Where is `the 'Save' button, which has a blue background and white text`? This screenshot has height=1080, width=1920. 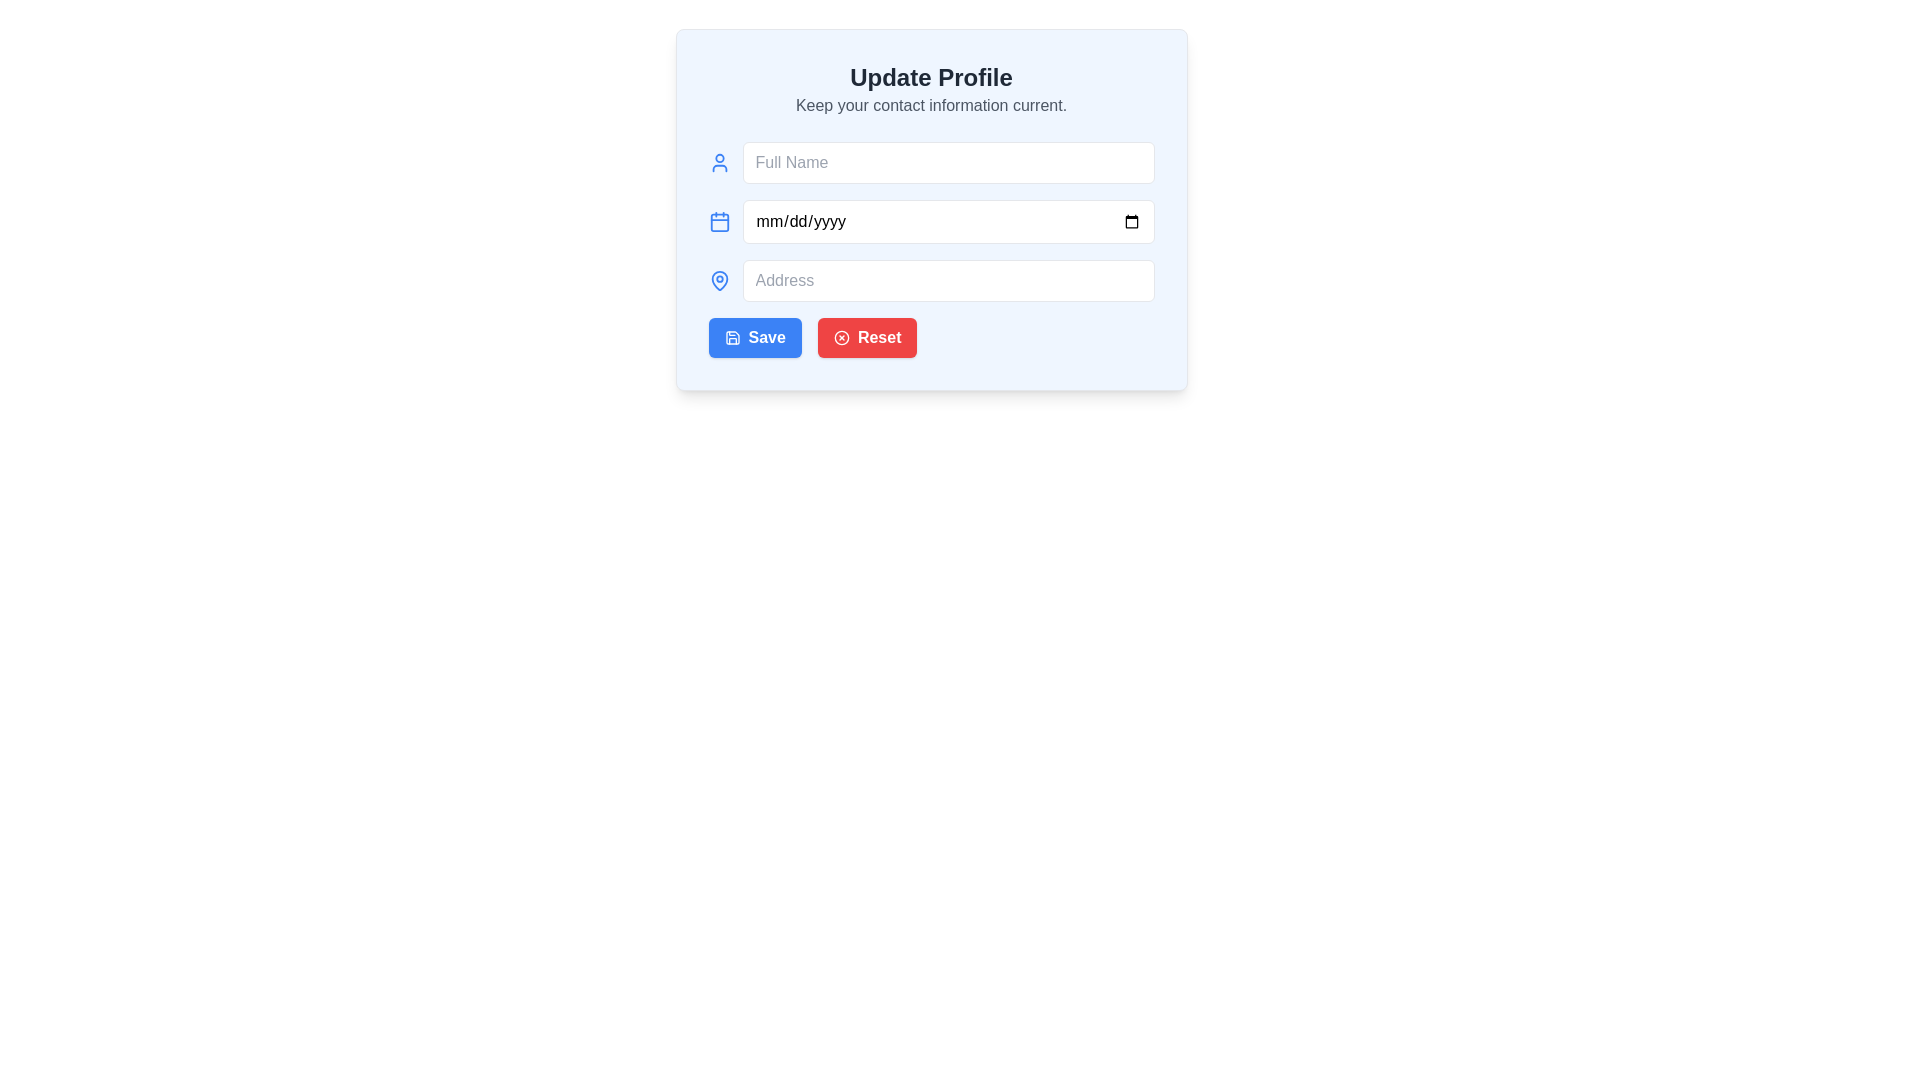
the 'Save' button, which has a blue background and white text is located at coordinates (754, 337).